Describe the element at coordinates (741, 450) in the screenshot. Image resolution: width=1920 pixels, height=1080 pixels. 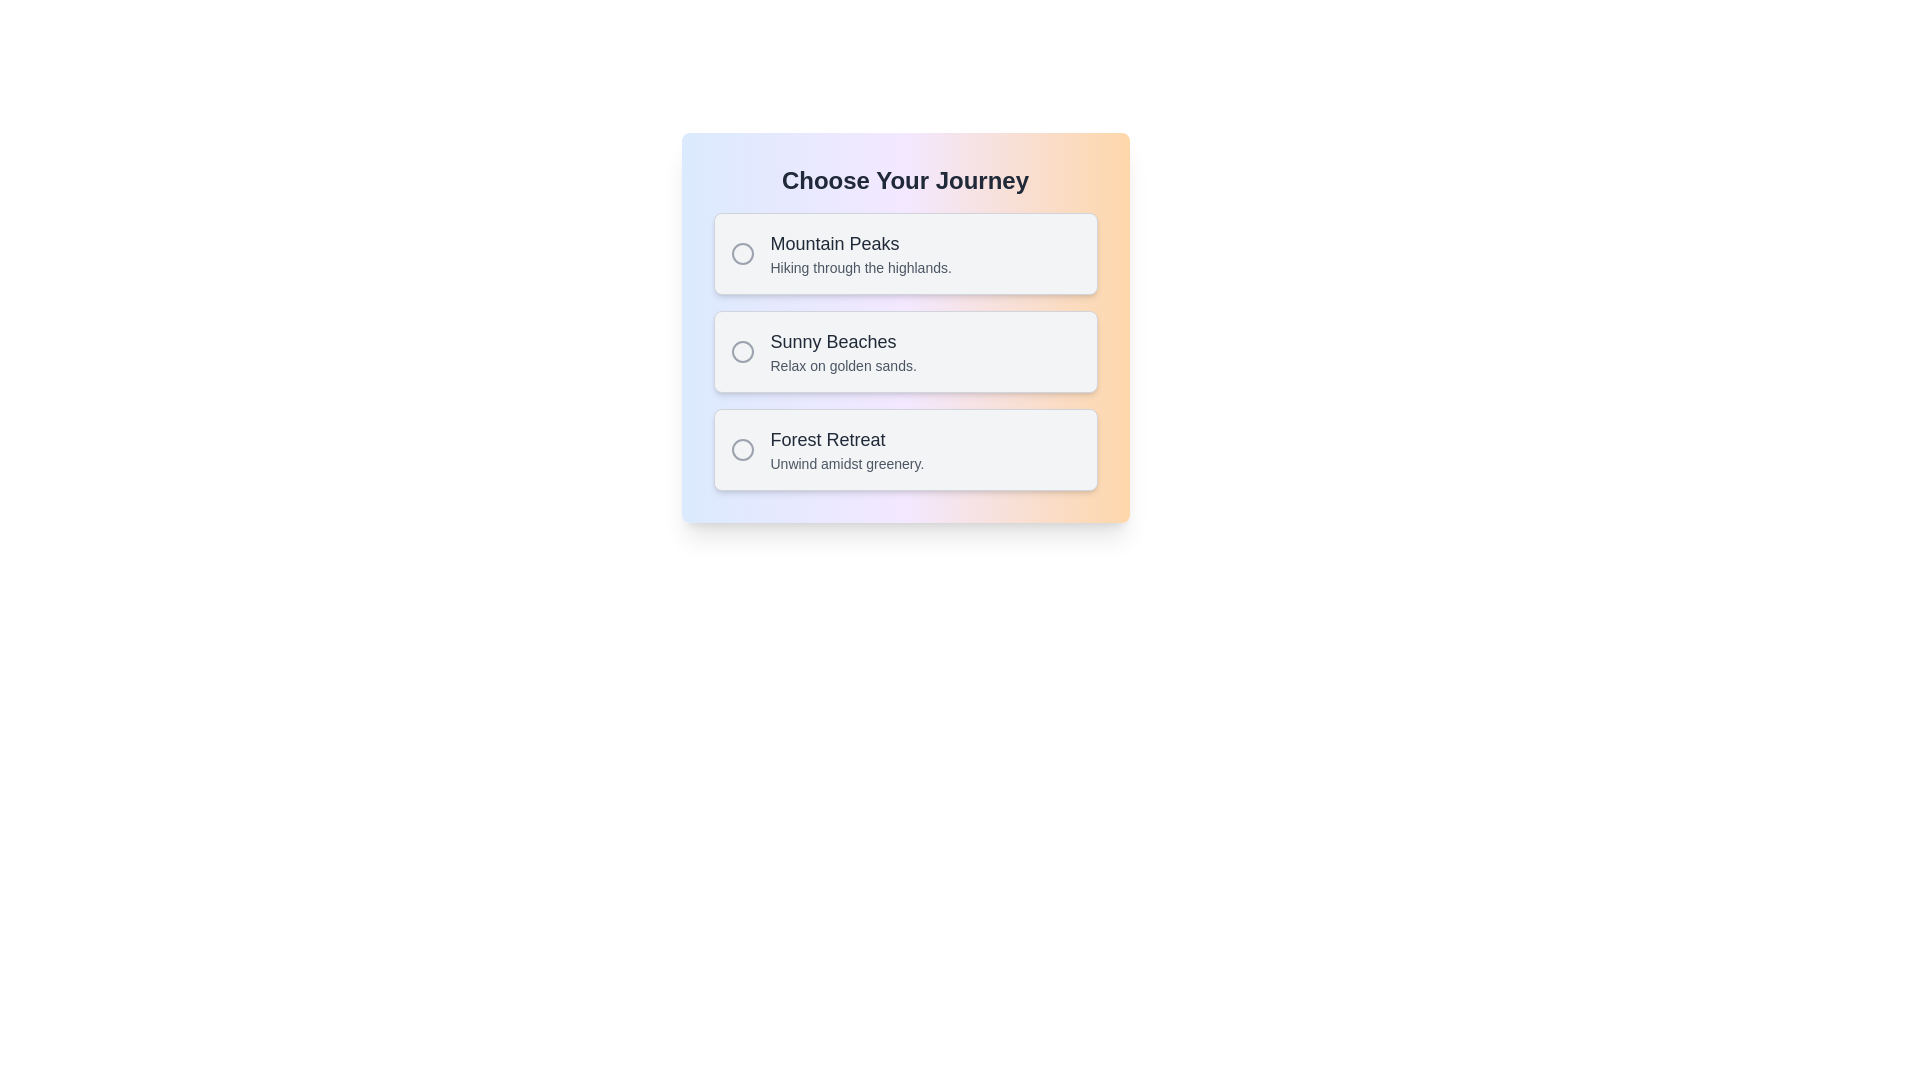
I see `the appearance of the SVG circle element that is part of the 'Forest Retreat' selection option, located at the center of the smaller circle within the circular design` at that location.